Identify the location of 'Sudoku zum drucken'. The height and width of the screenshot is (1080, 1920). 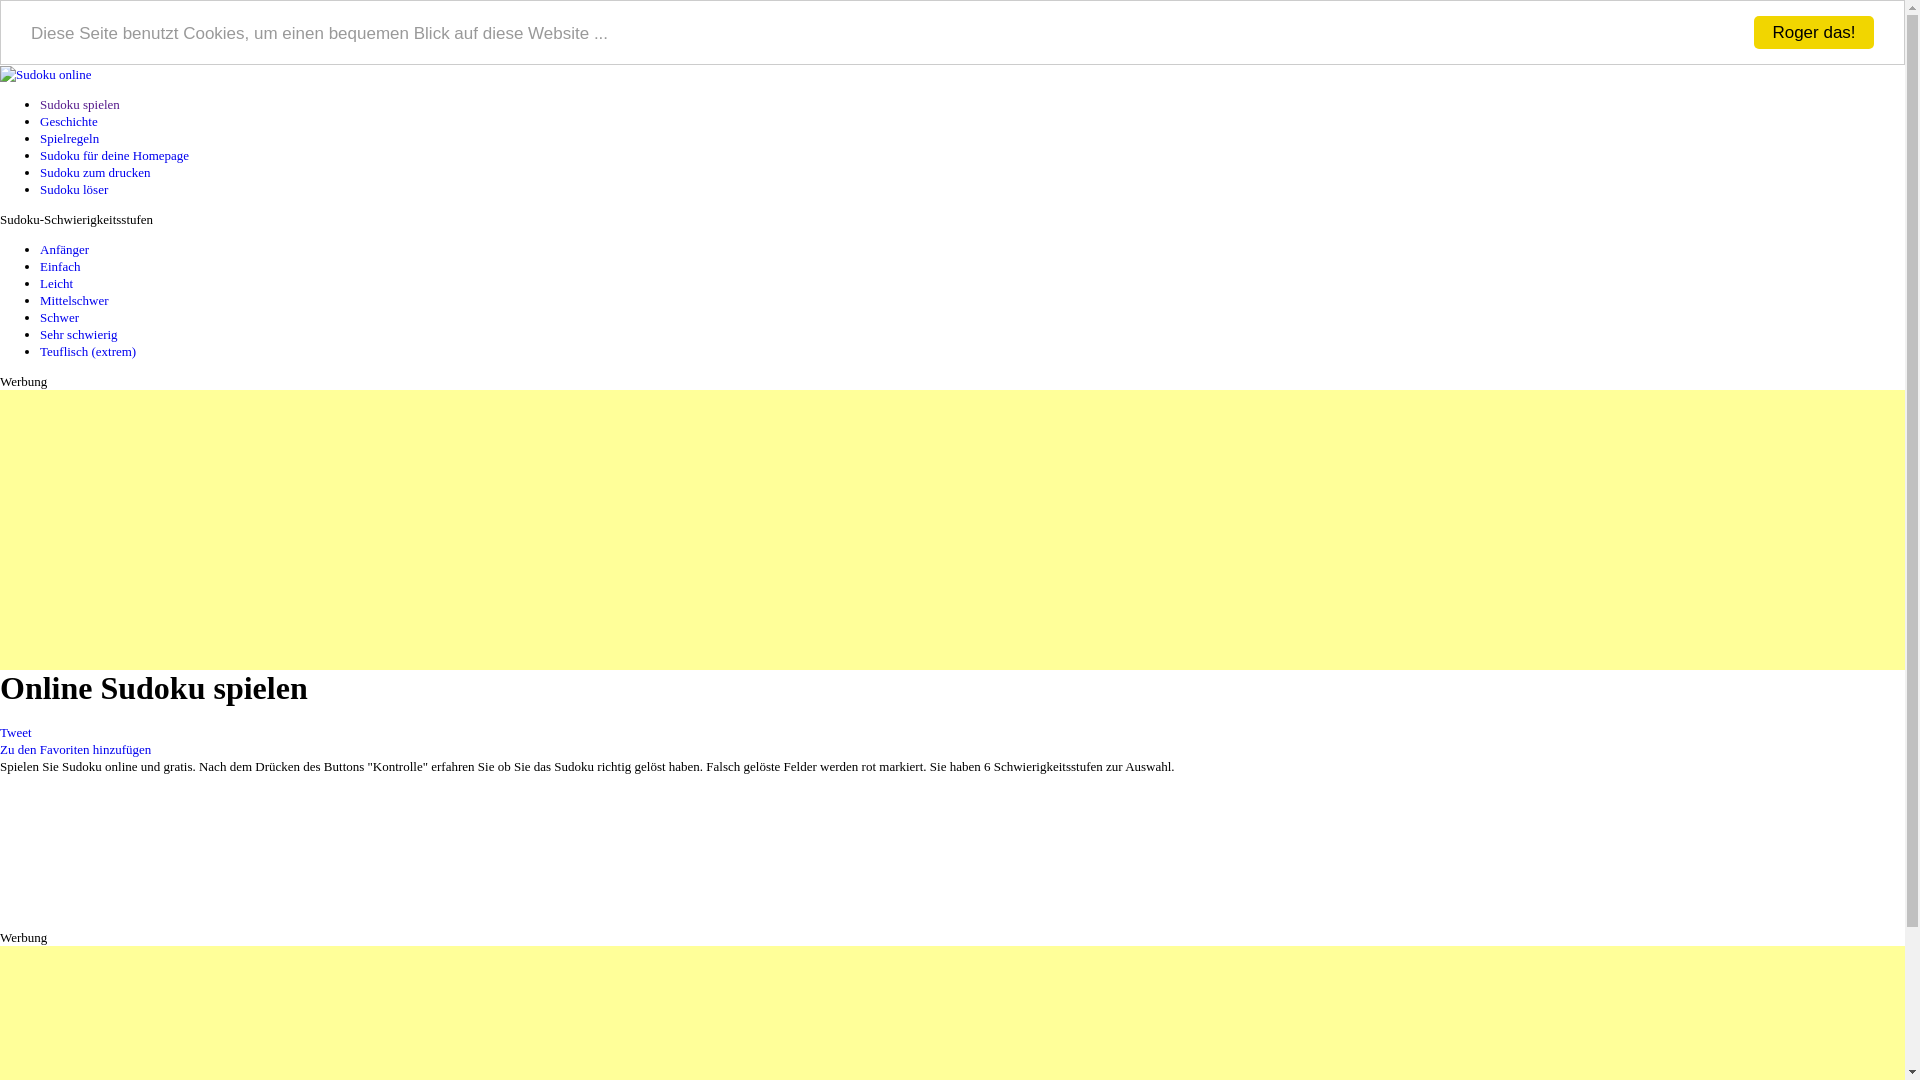
(94, 171).